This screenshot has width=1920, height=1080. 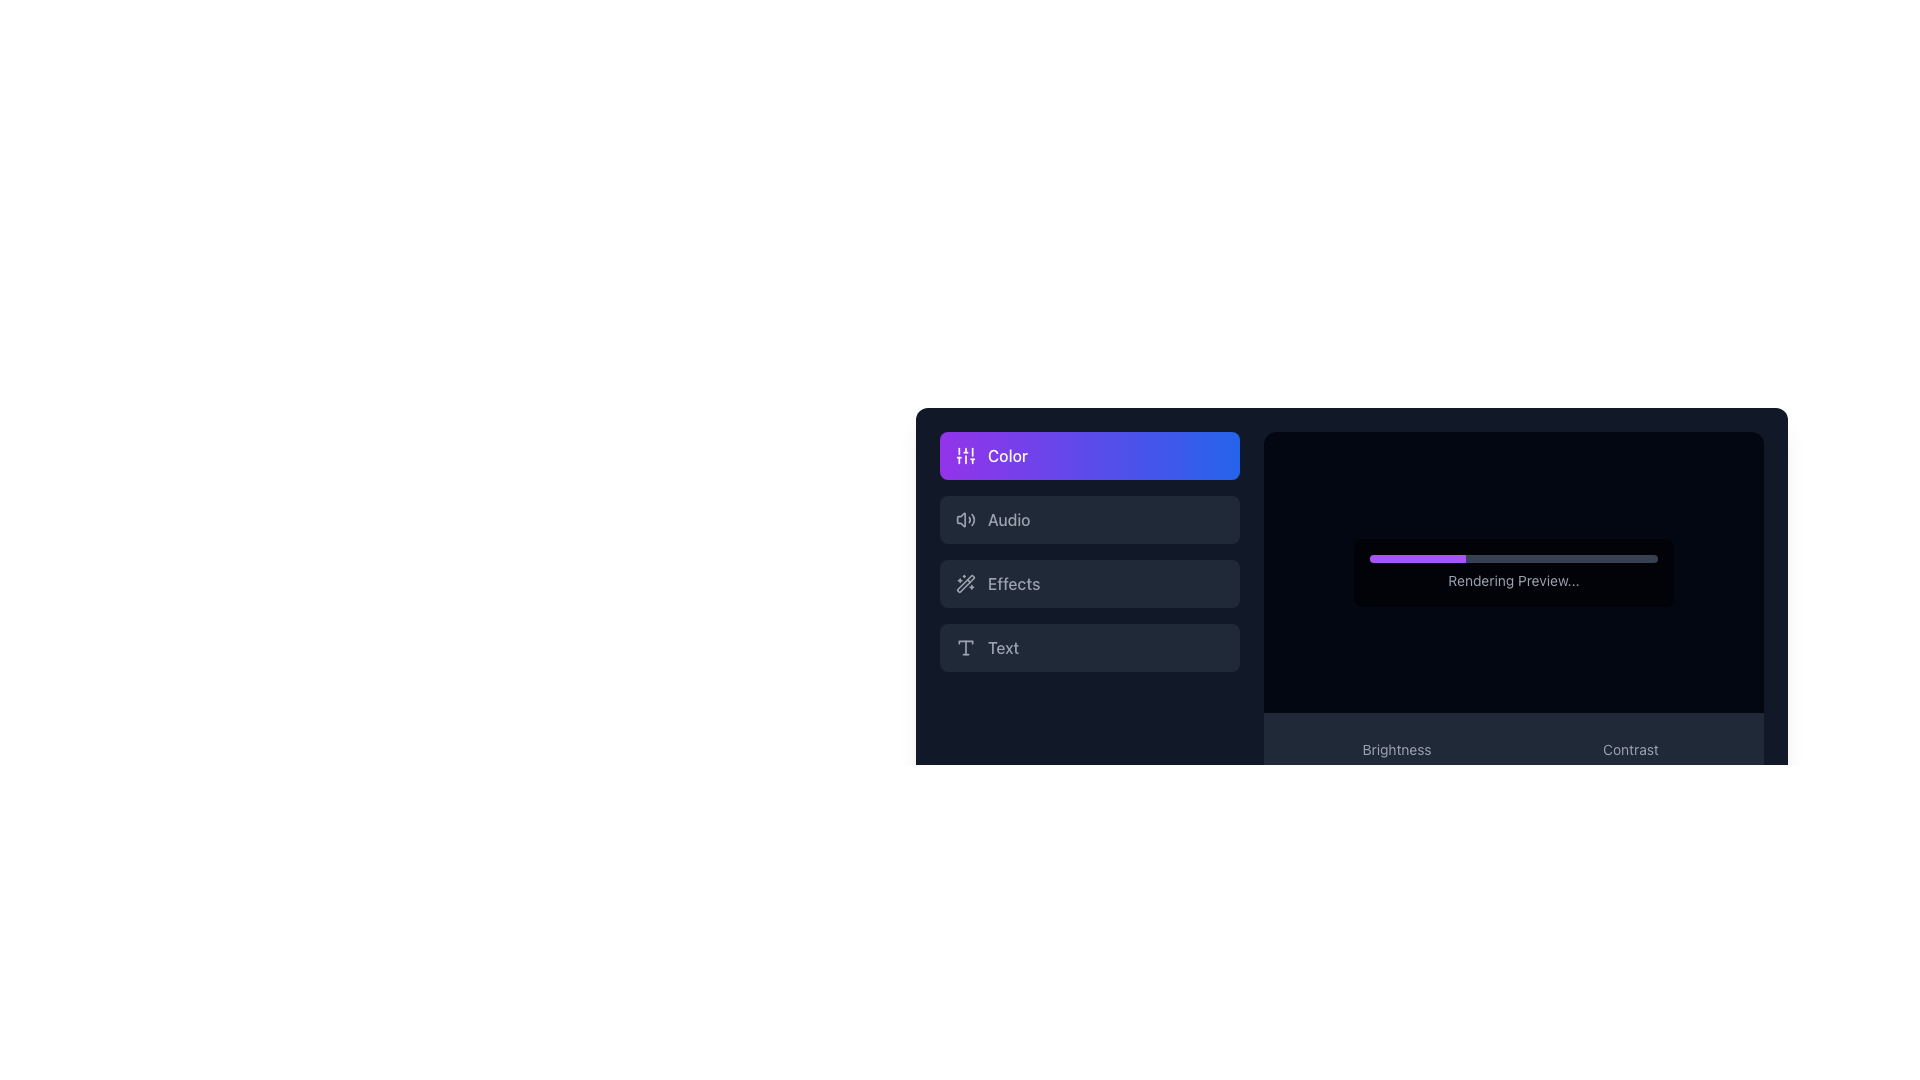 What do you see at coordinates (1088, 519) in the screenshot?
I see `the audio settings button located below the 'Color' button and above the 'Effects' button` at bounding box center [1088, 519].